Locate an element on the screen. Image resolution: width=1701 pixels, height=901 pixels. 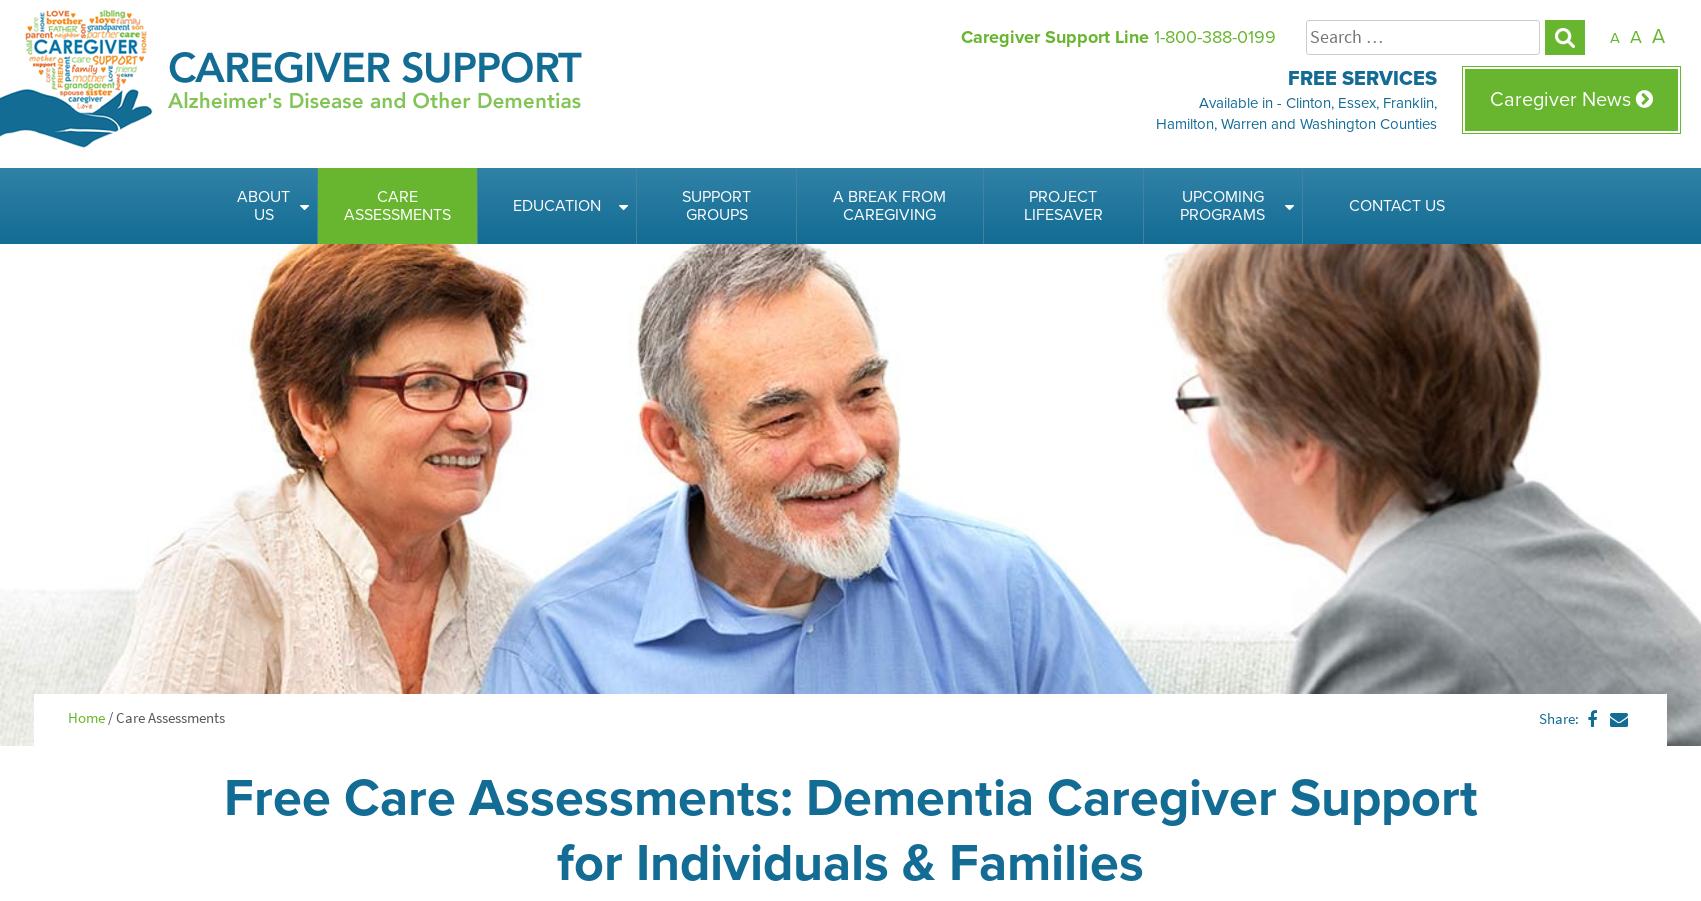
'About Us' is located at coordinates (263, 204).